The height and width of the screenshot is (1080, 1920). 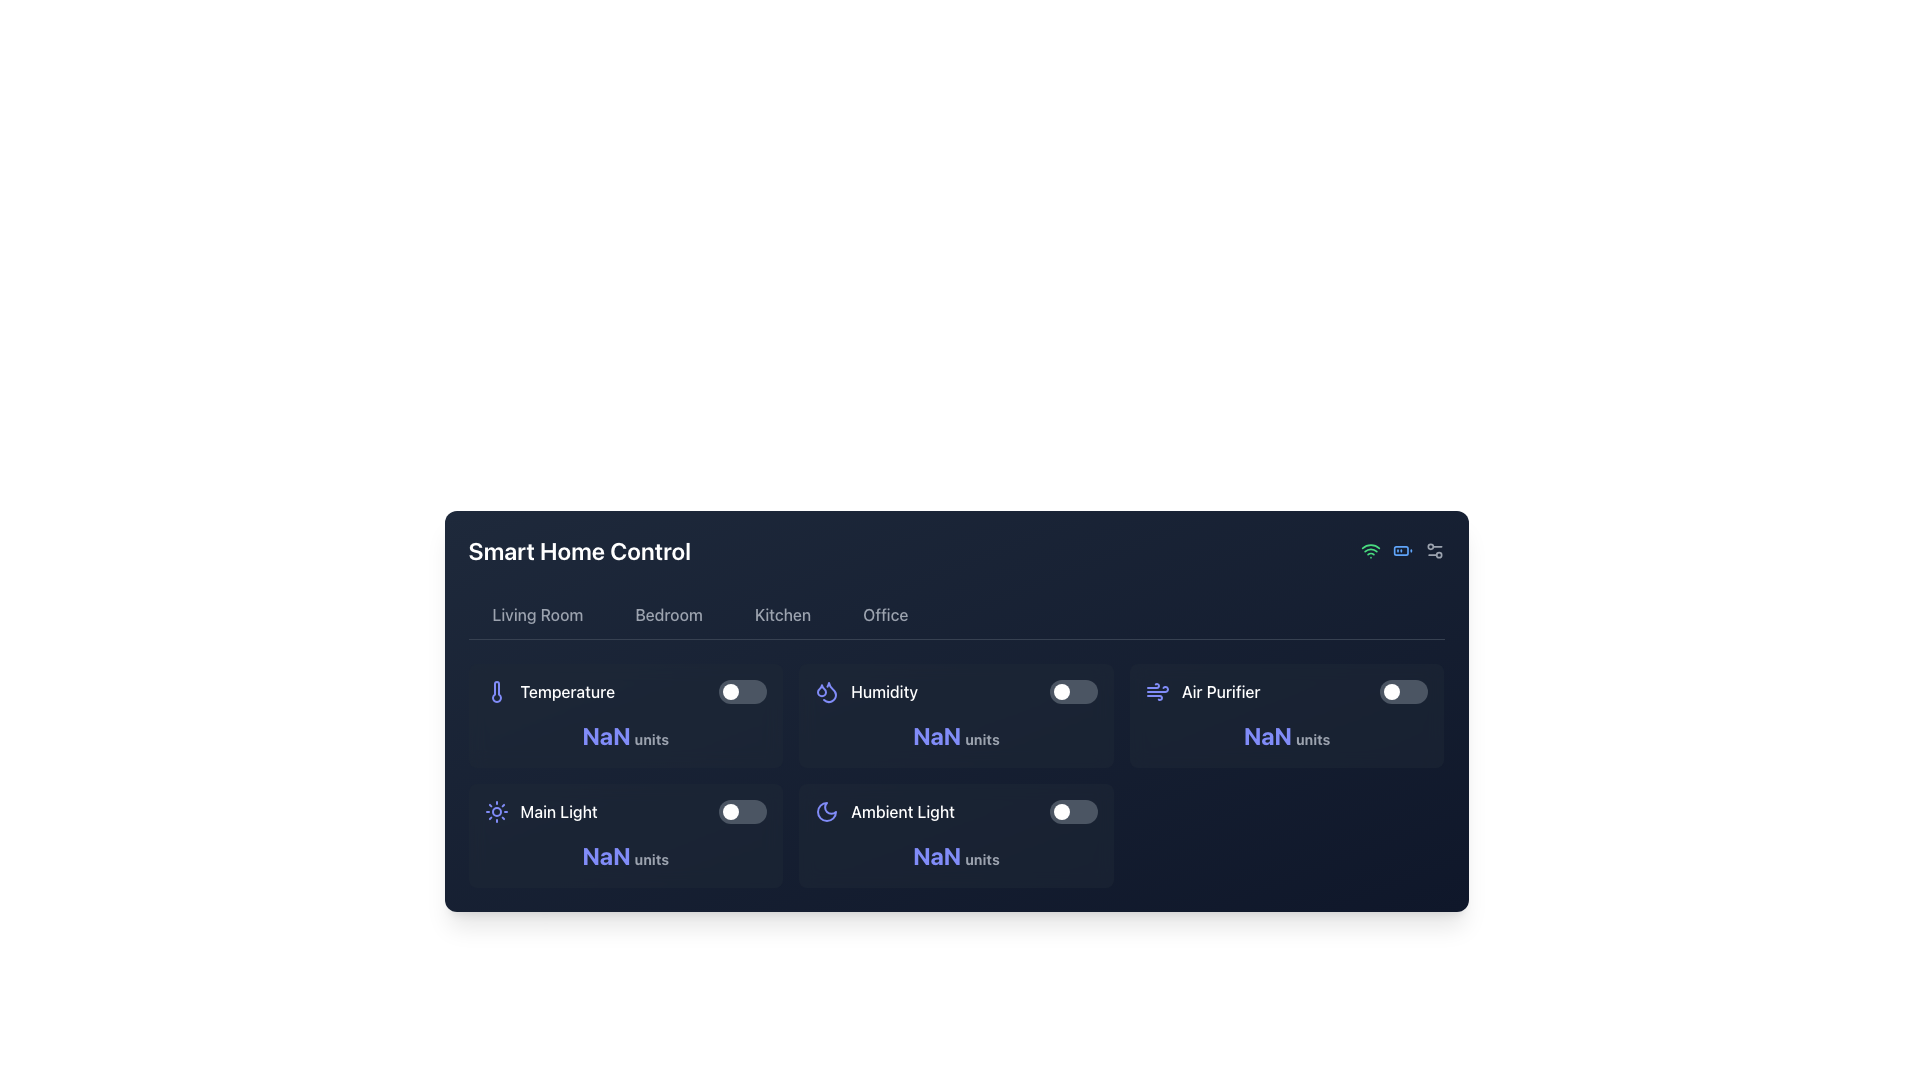 I want to click on the gear-shaped settings icon located on the far right of the header bar, adjacent to Wi-Fi and battery icons, so click(x=1433, y=551).